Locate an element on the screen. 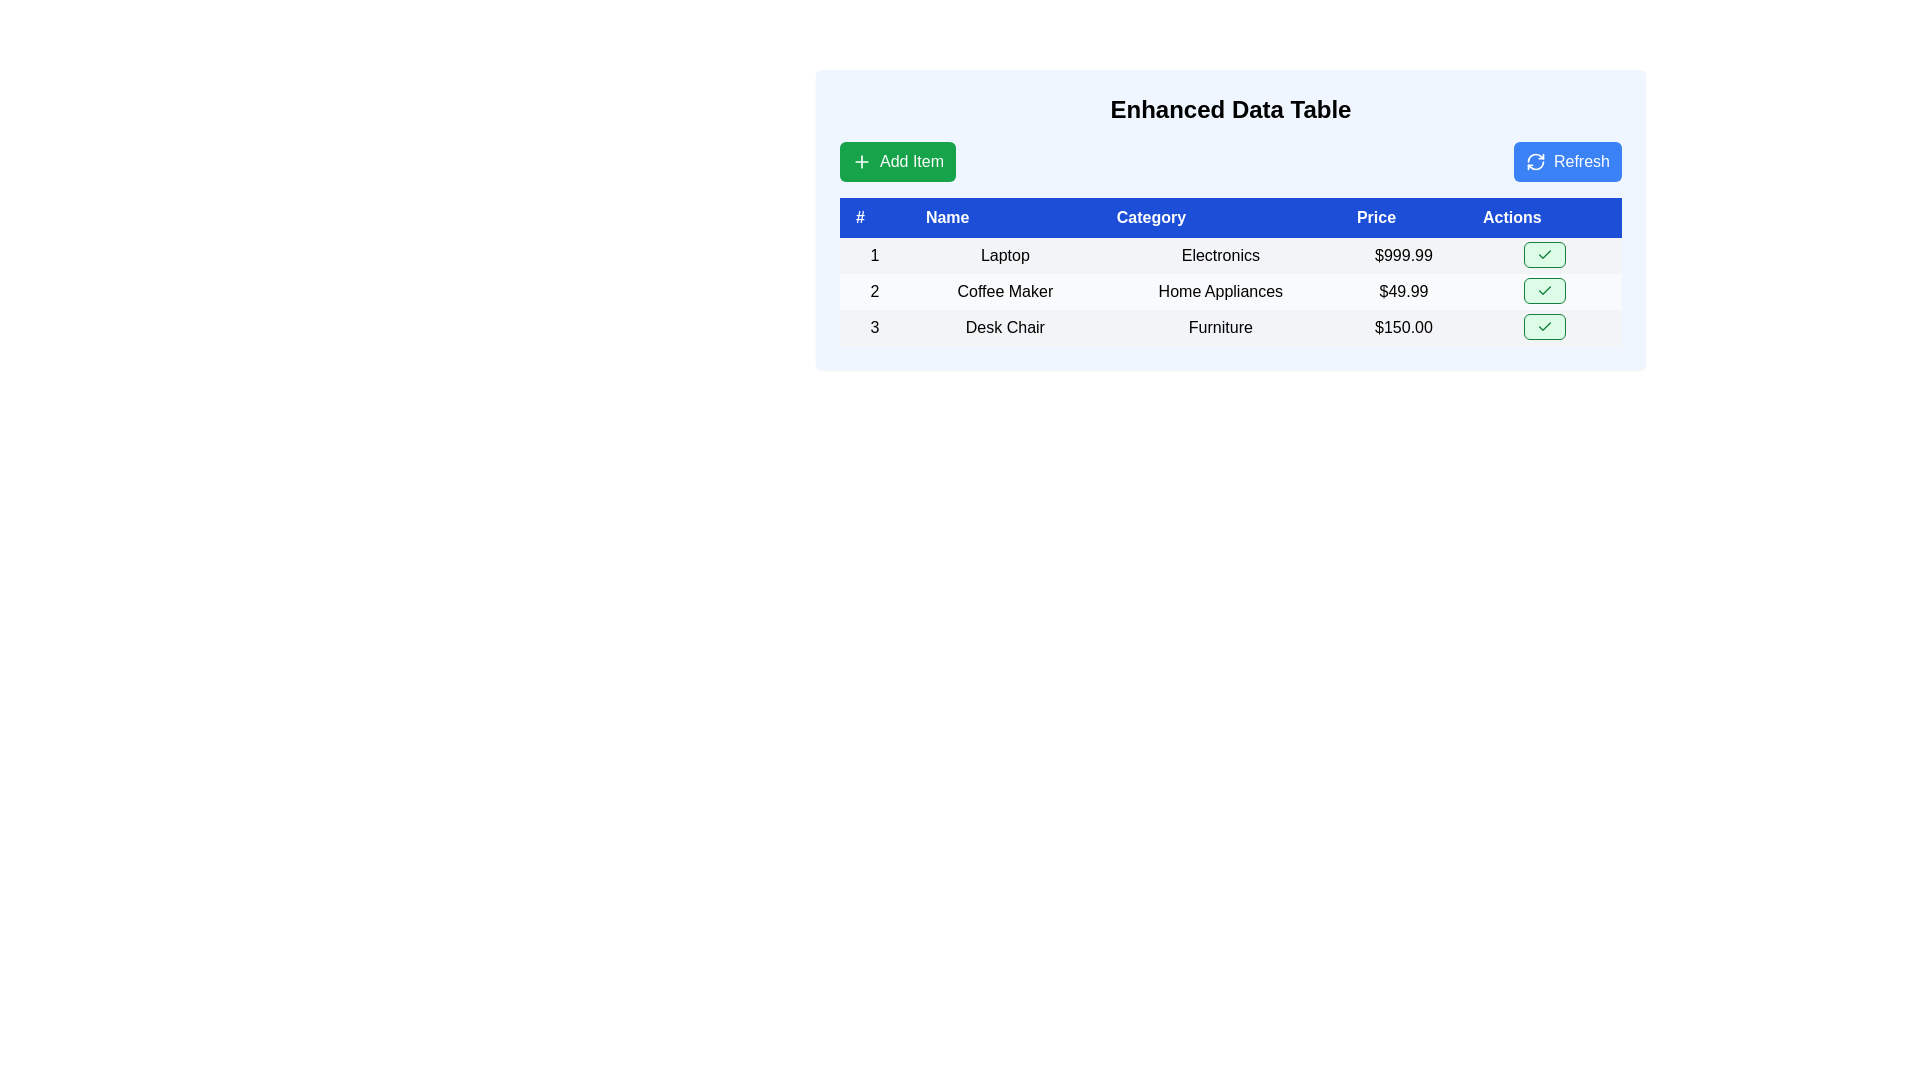  the price display for the item '2 Coffee Maker Home Appliances' located in the fourth column of the table, positioned between the 'Home Appliances' text and the adjacent column containing action buttons is located at coordinates (1402, 292).